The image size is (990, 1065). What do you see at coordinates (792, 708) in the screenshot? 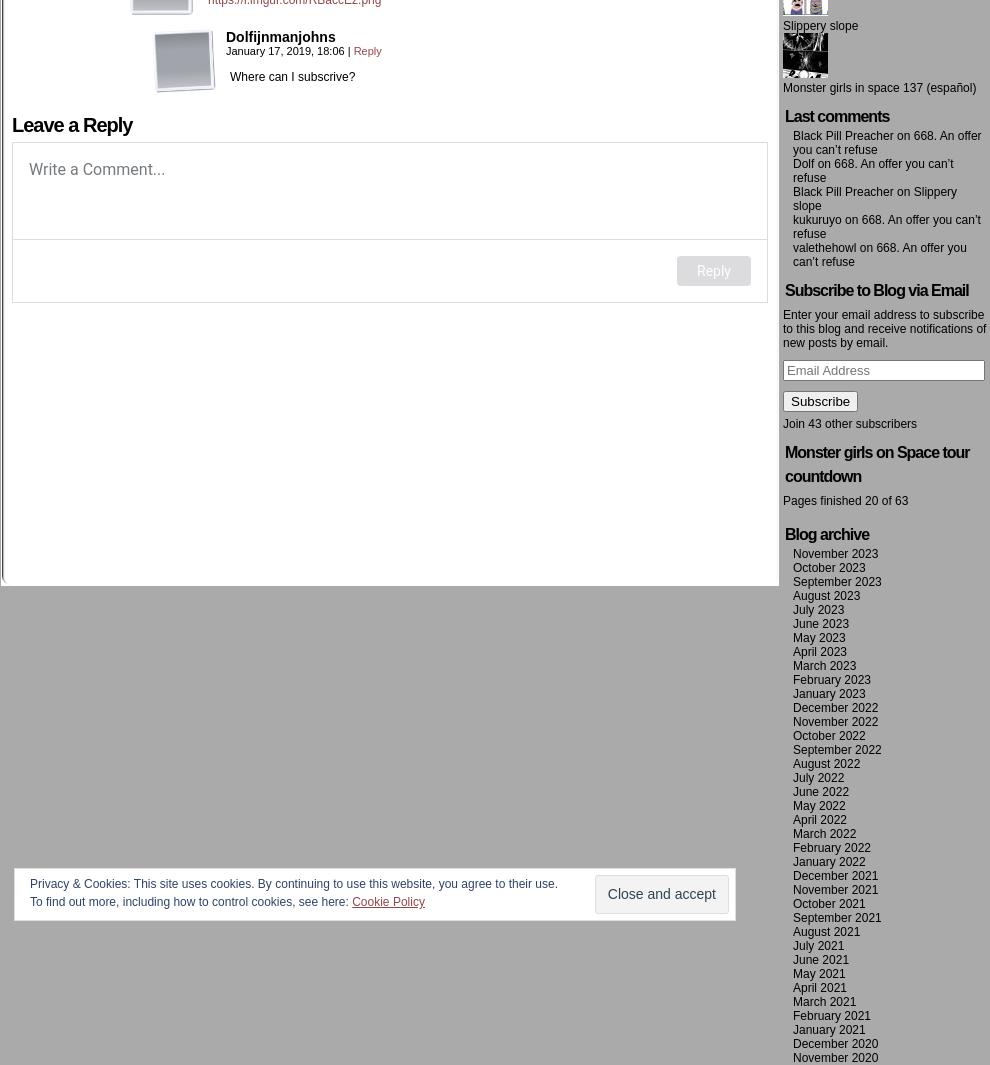
I see `'December 2022'` at bounding box center [792, 708].